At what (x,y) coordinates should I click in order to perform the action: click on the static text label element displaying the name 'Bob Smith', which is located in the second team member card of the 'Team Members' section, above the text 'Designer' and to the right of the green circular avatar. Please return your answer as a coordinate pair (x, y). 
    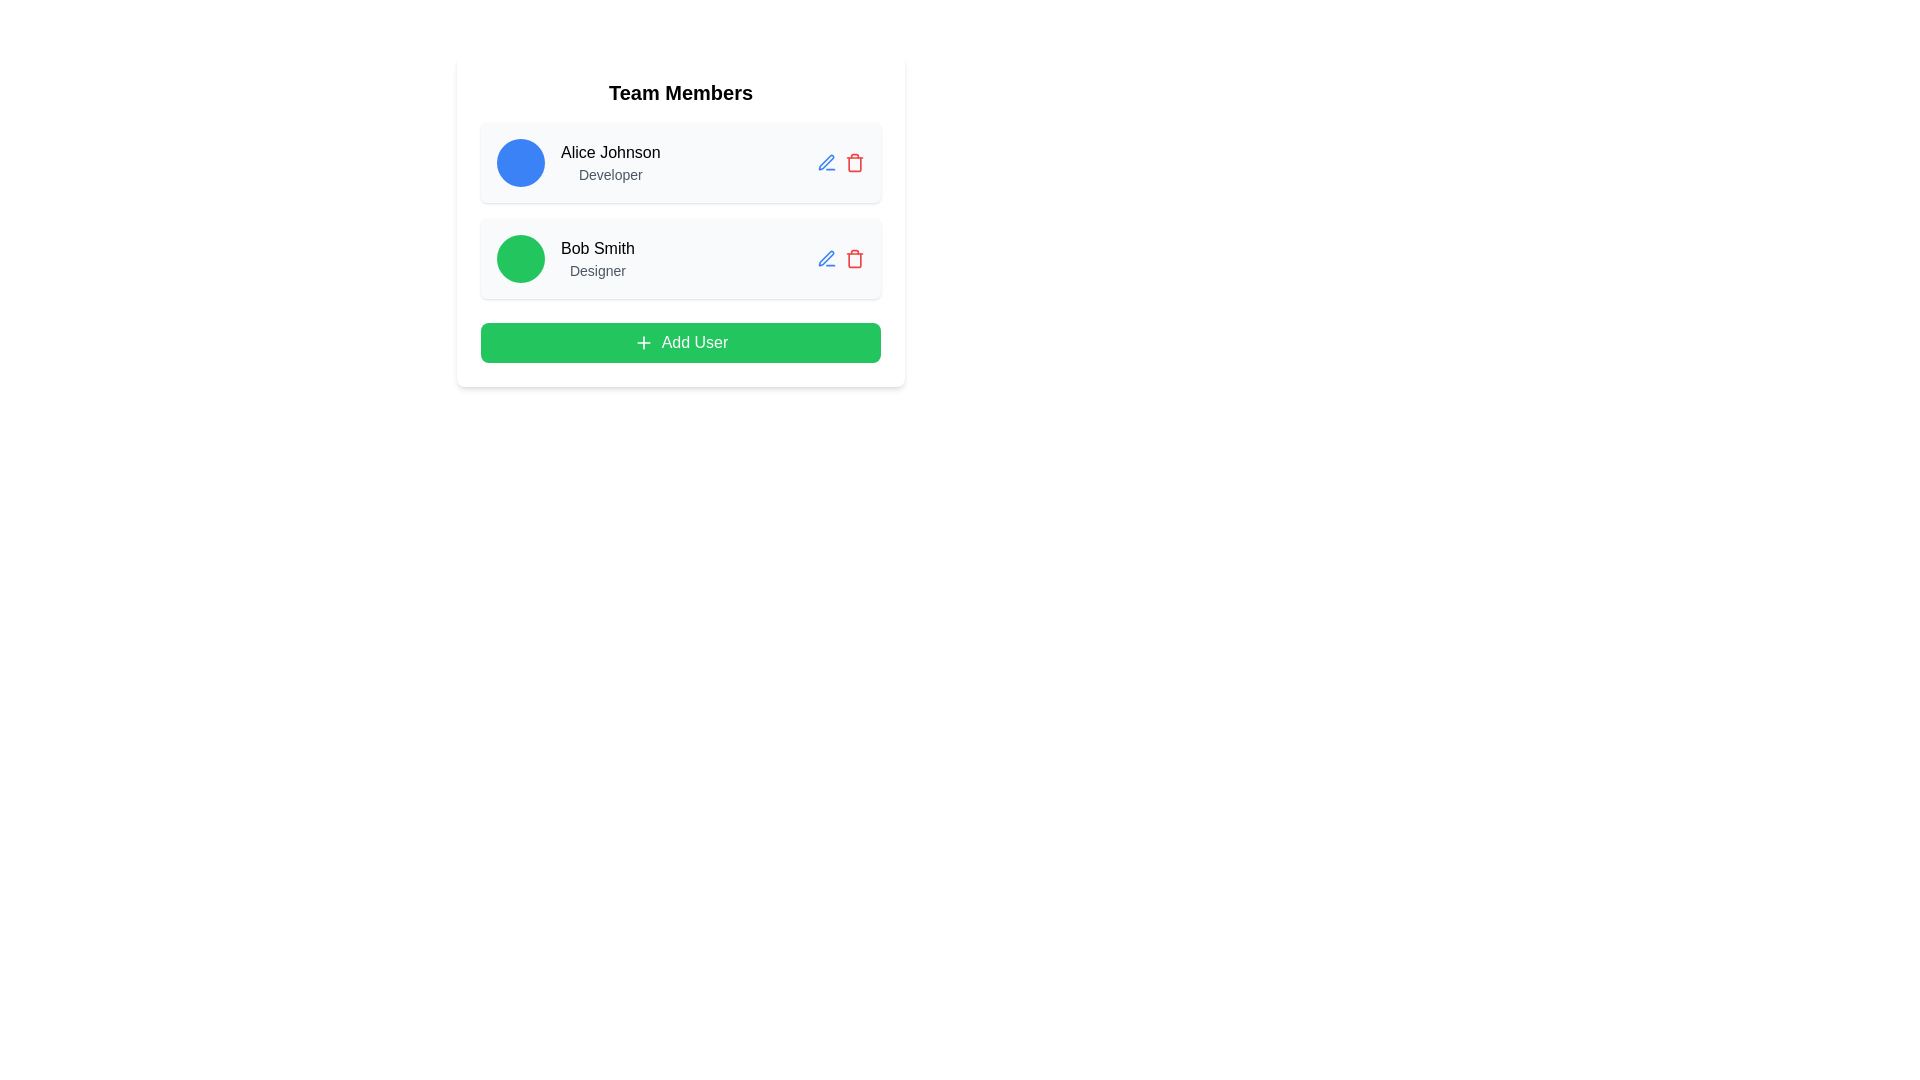
    Looking at the image, I should click on (596, 248).